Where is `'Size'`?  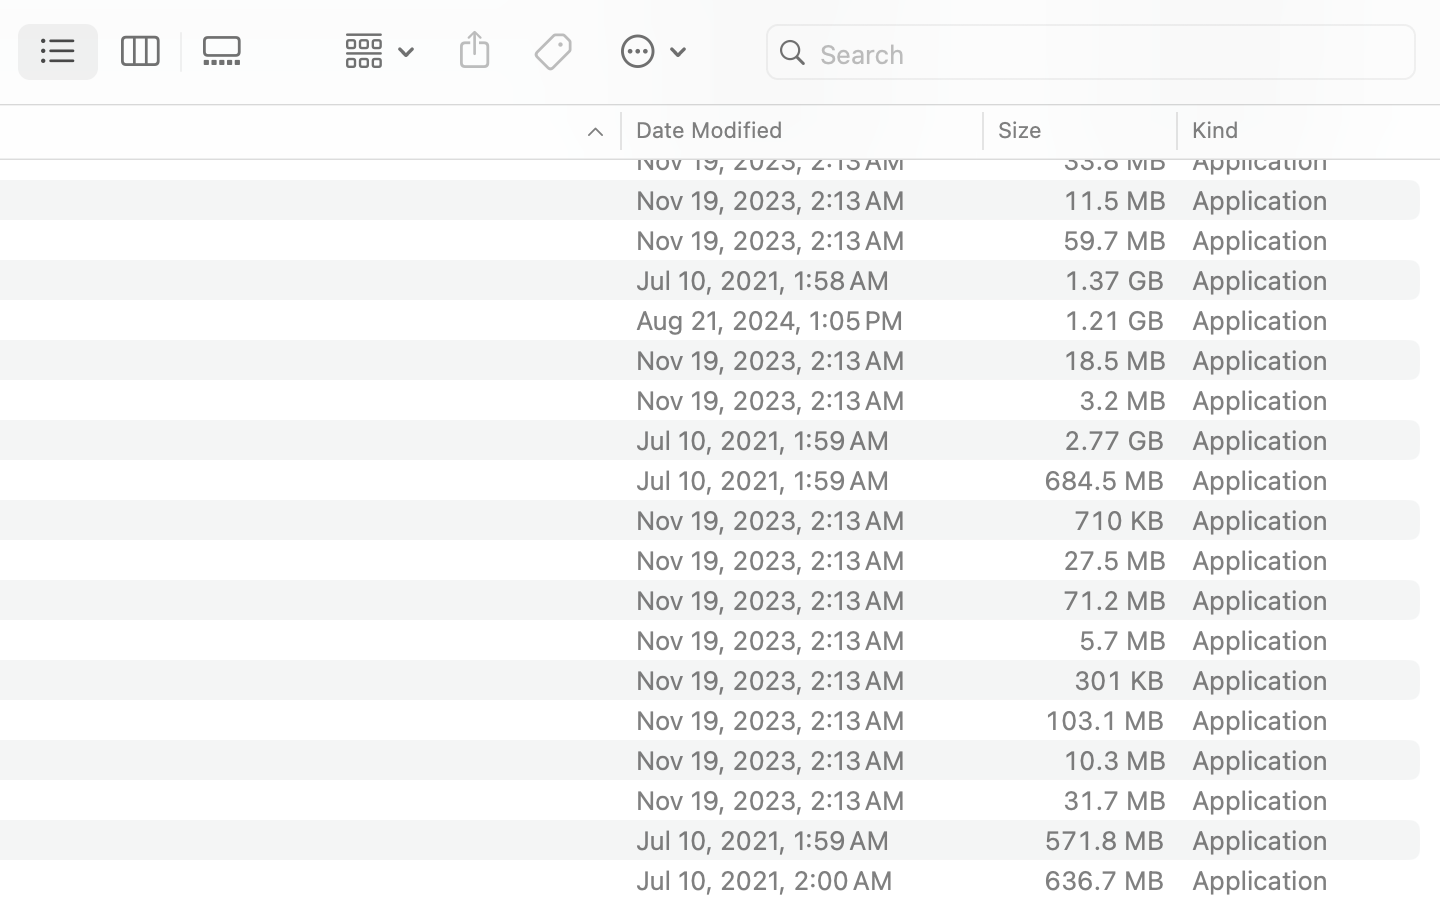
'Size' is located at coordinates (1019, 129).